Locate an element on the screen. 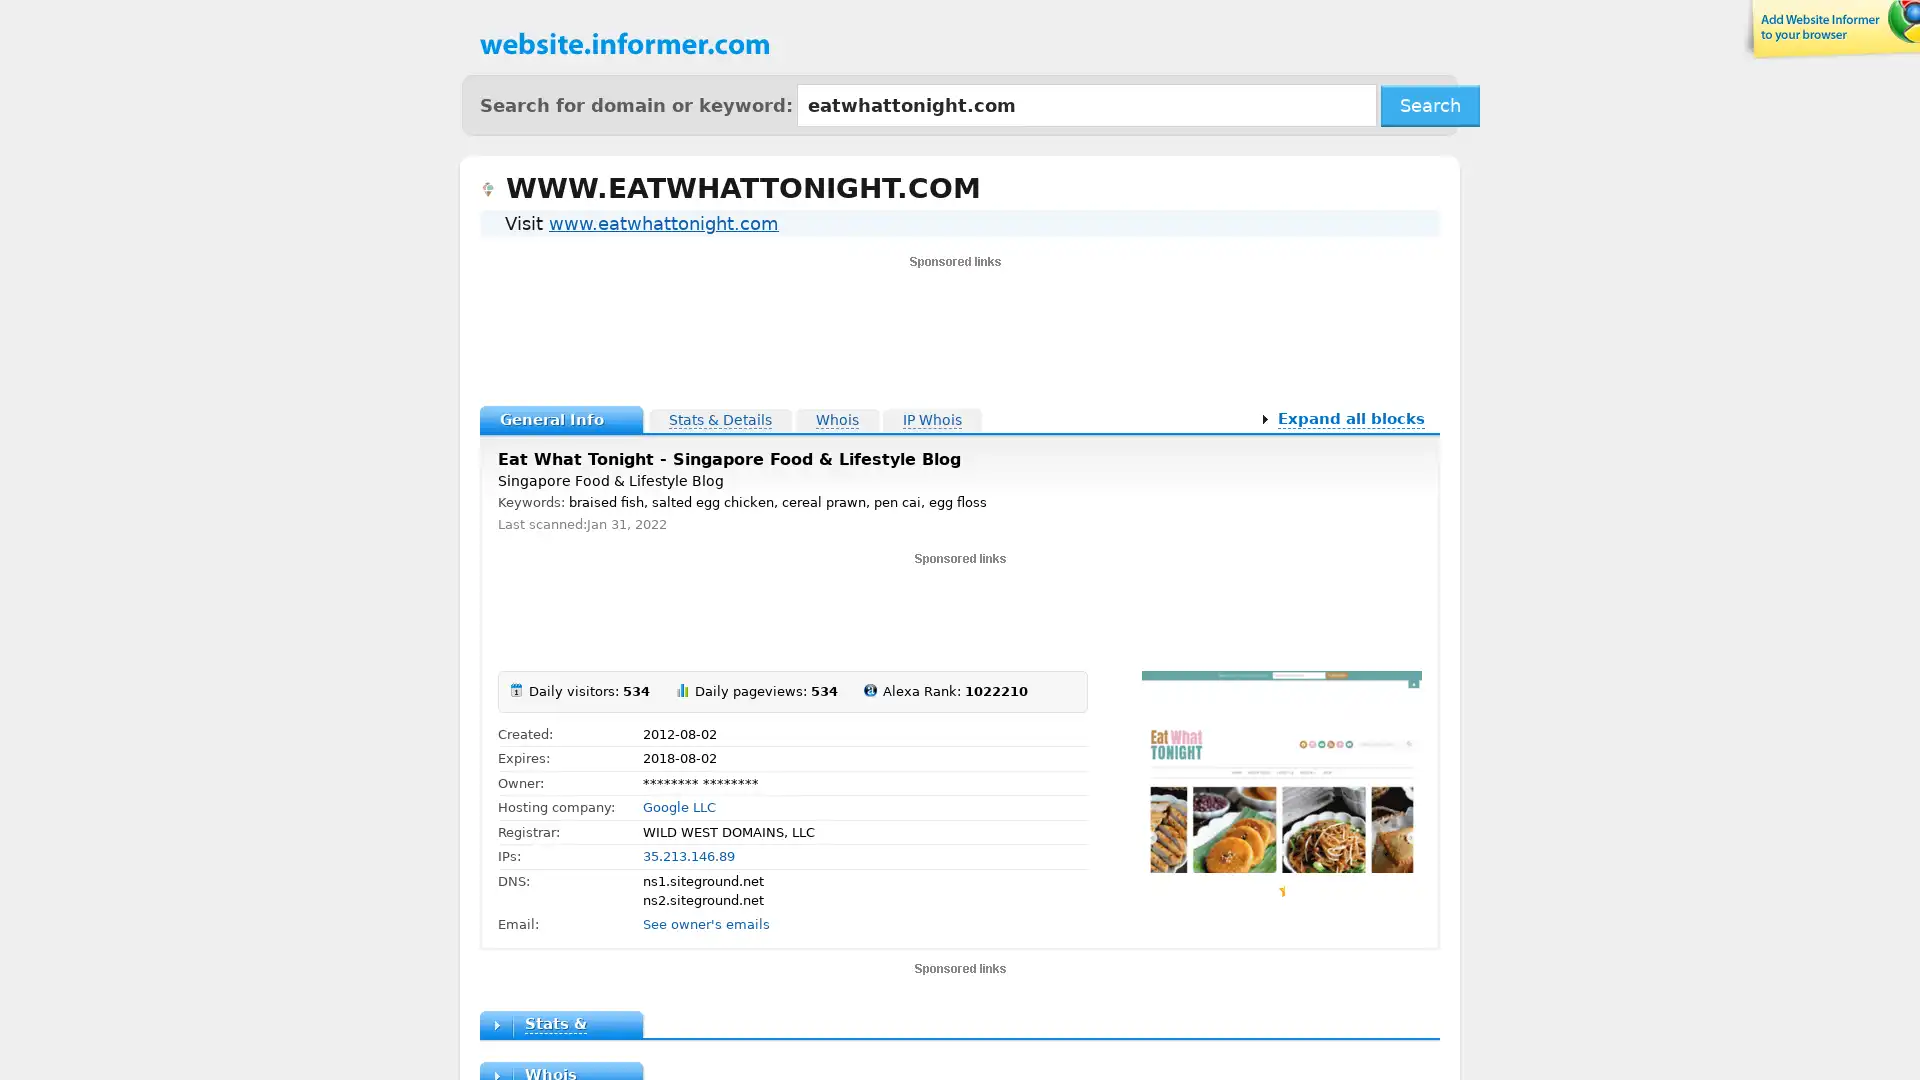  Search is located at coordinates (1429, 104).